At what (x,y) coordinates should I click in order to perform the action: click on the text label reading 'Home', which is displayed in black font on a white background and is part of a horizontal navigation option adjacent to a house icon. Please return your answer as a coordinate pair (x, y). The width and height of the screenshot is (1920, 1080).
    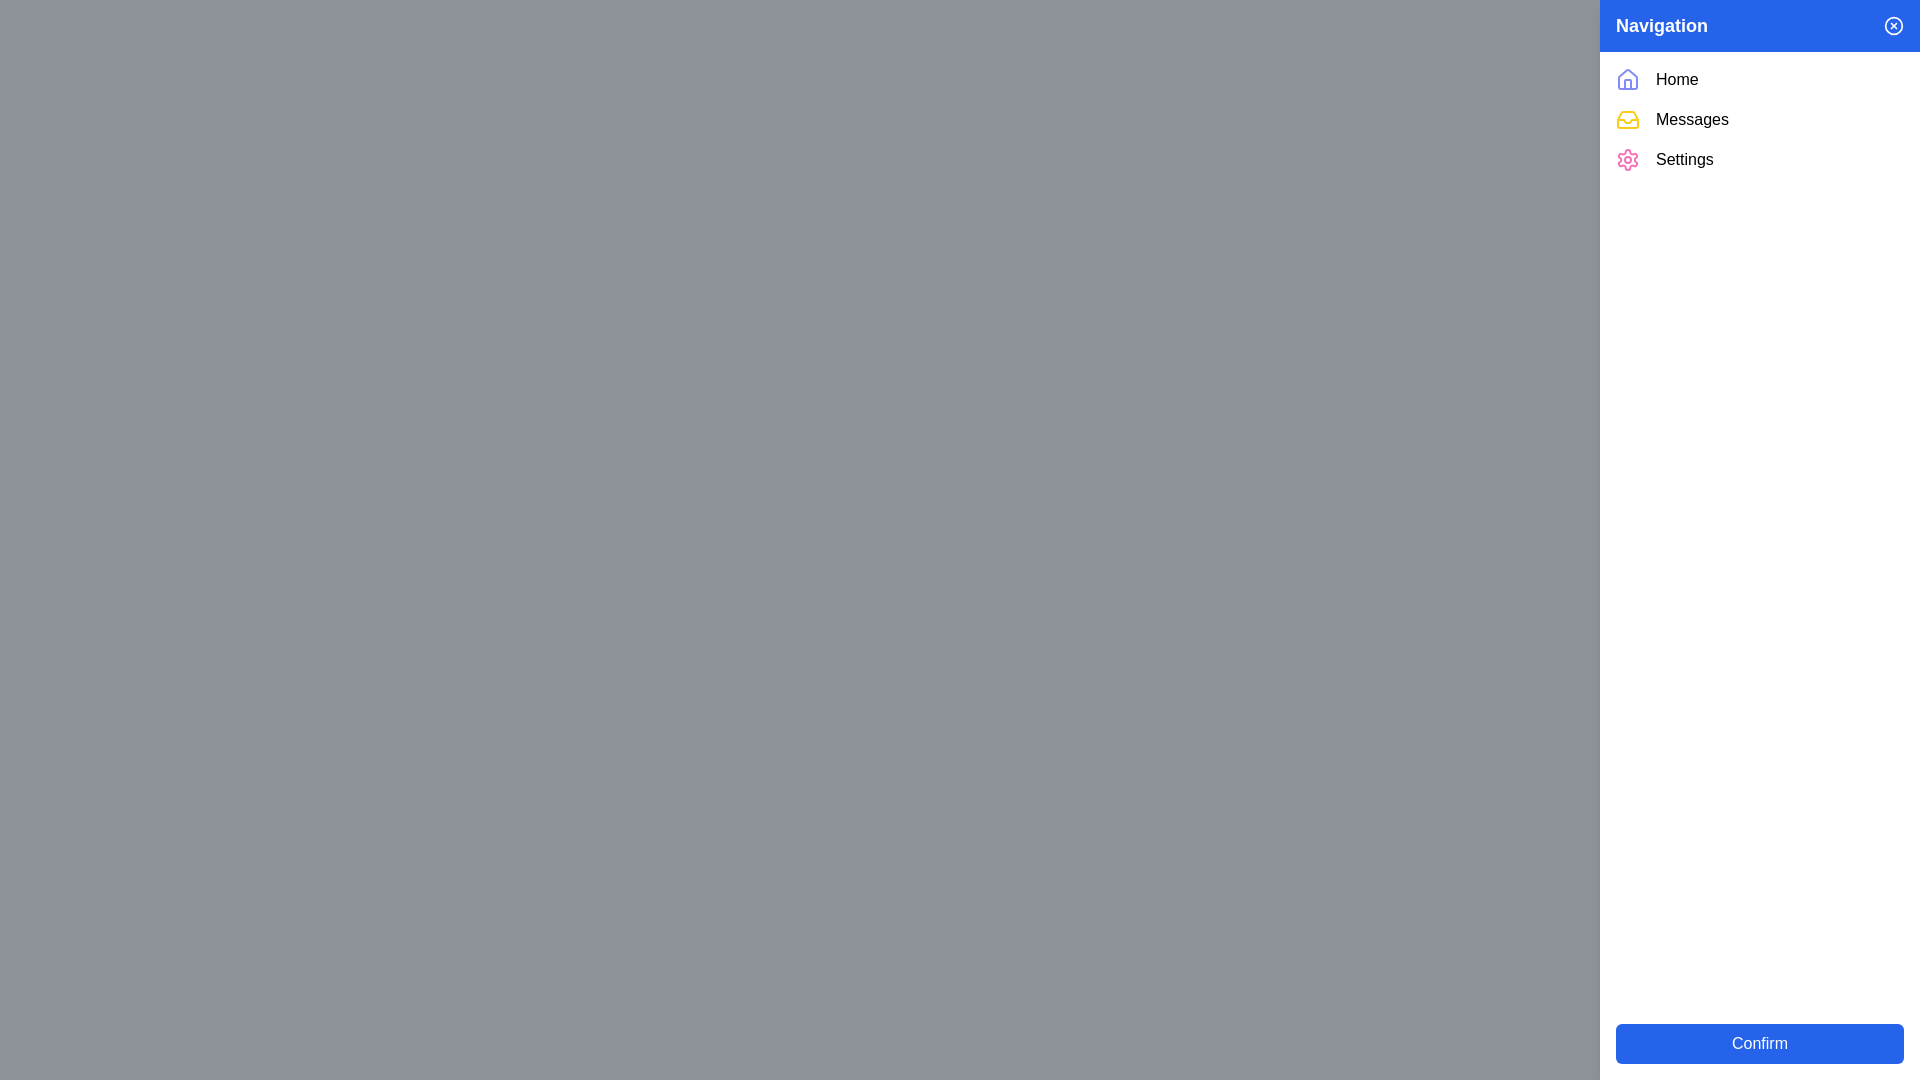
    Looking at the image, I should click on (1677, 79).